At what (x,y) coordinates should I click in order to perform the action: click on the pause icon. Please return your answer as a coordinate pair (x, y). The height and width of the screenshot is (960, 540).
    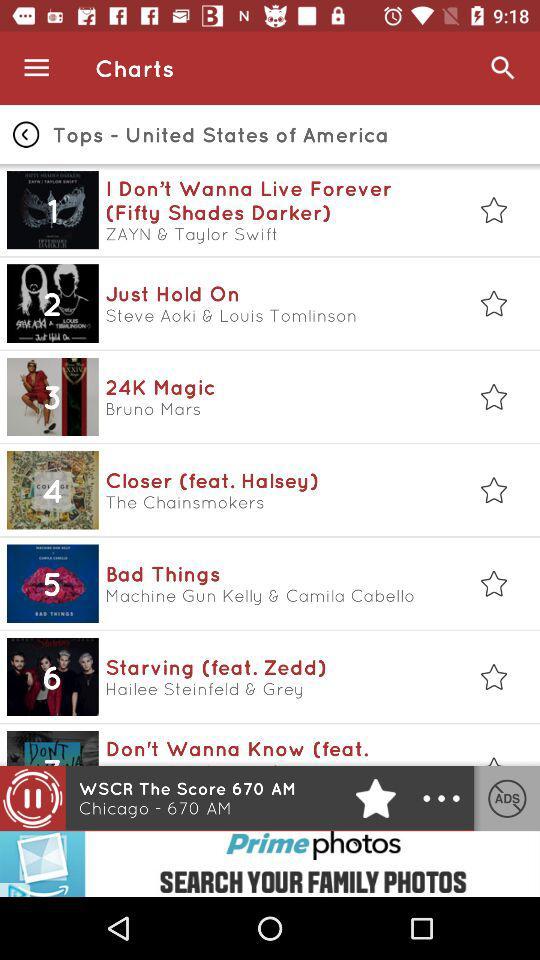
    Looking at the image, I should click on (31, 798).